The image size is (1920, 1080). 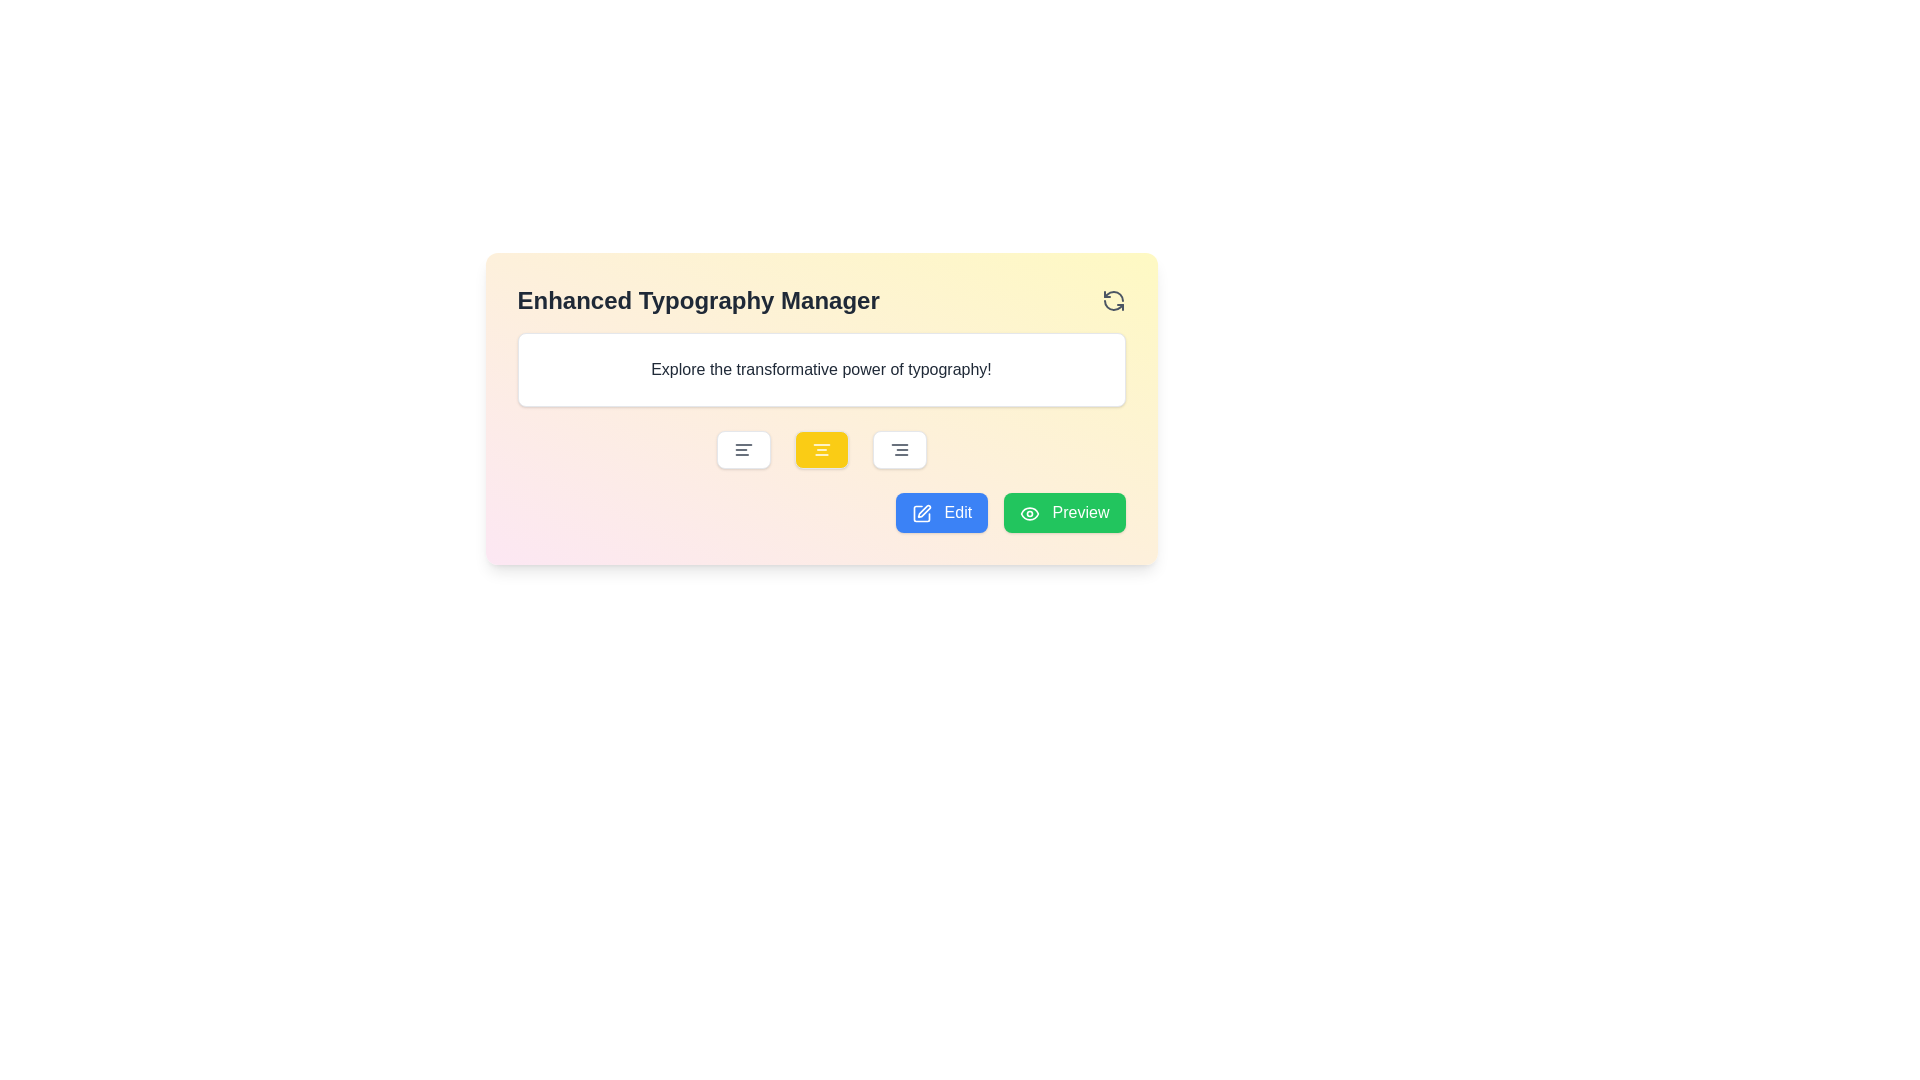 I want to click on the center-align text button, which is a rounded rectangular button with a yellow background and a white text alignment icon, located symmetrically between left and right alignment buttons, so click(x=821, y=431).